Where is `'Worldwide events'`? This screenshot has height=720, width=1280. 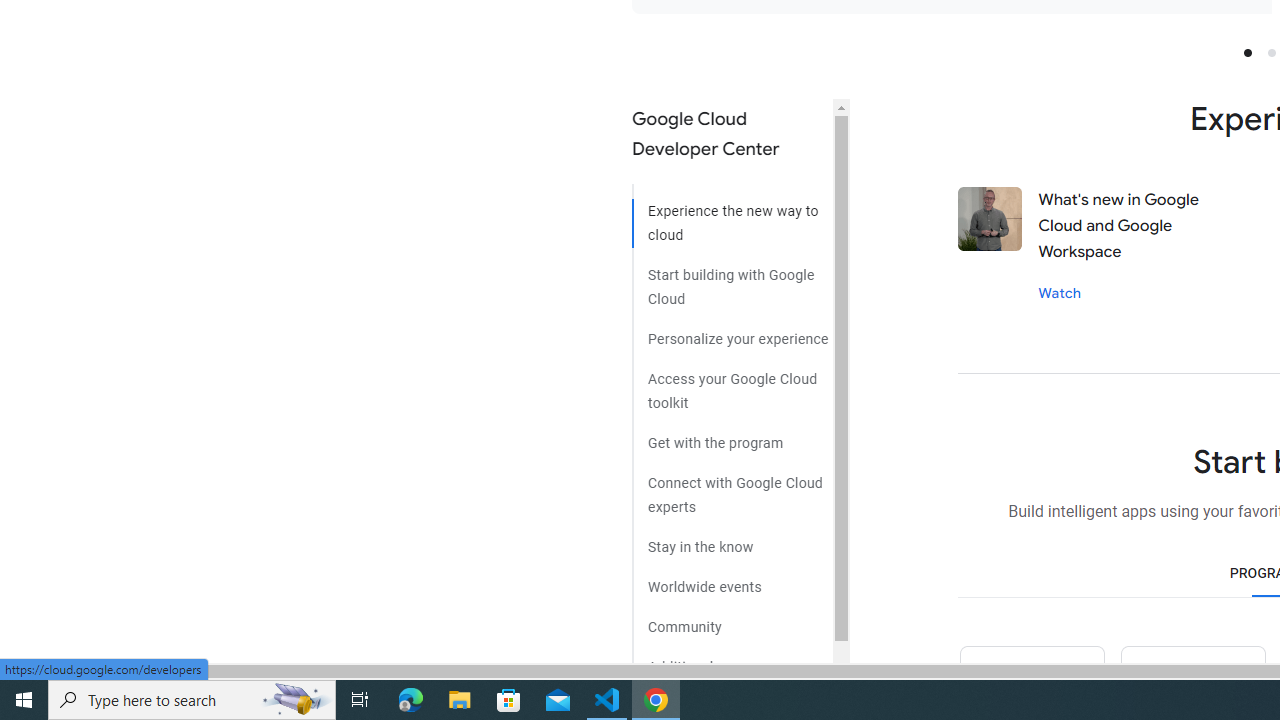 'Worldwide events' is located at coordinates (731, 579).